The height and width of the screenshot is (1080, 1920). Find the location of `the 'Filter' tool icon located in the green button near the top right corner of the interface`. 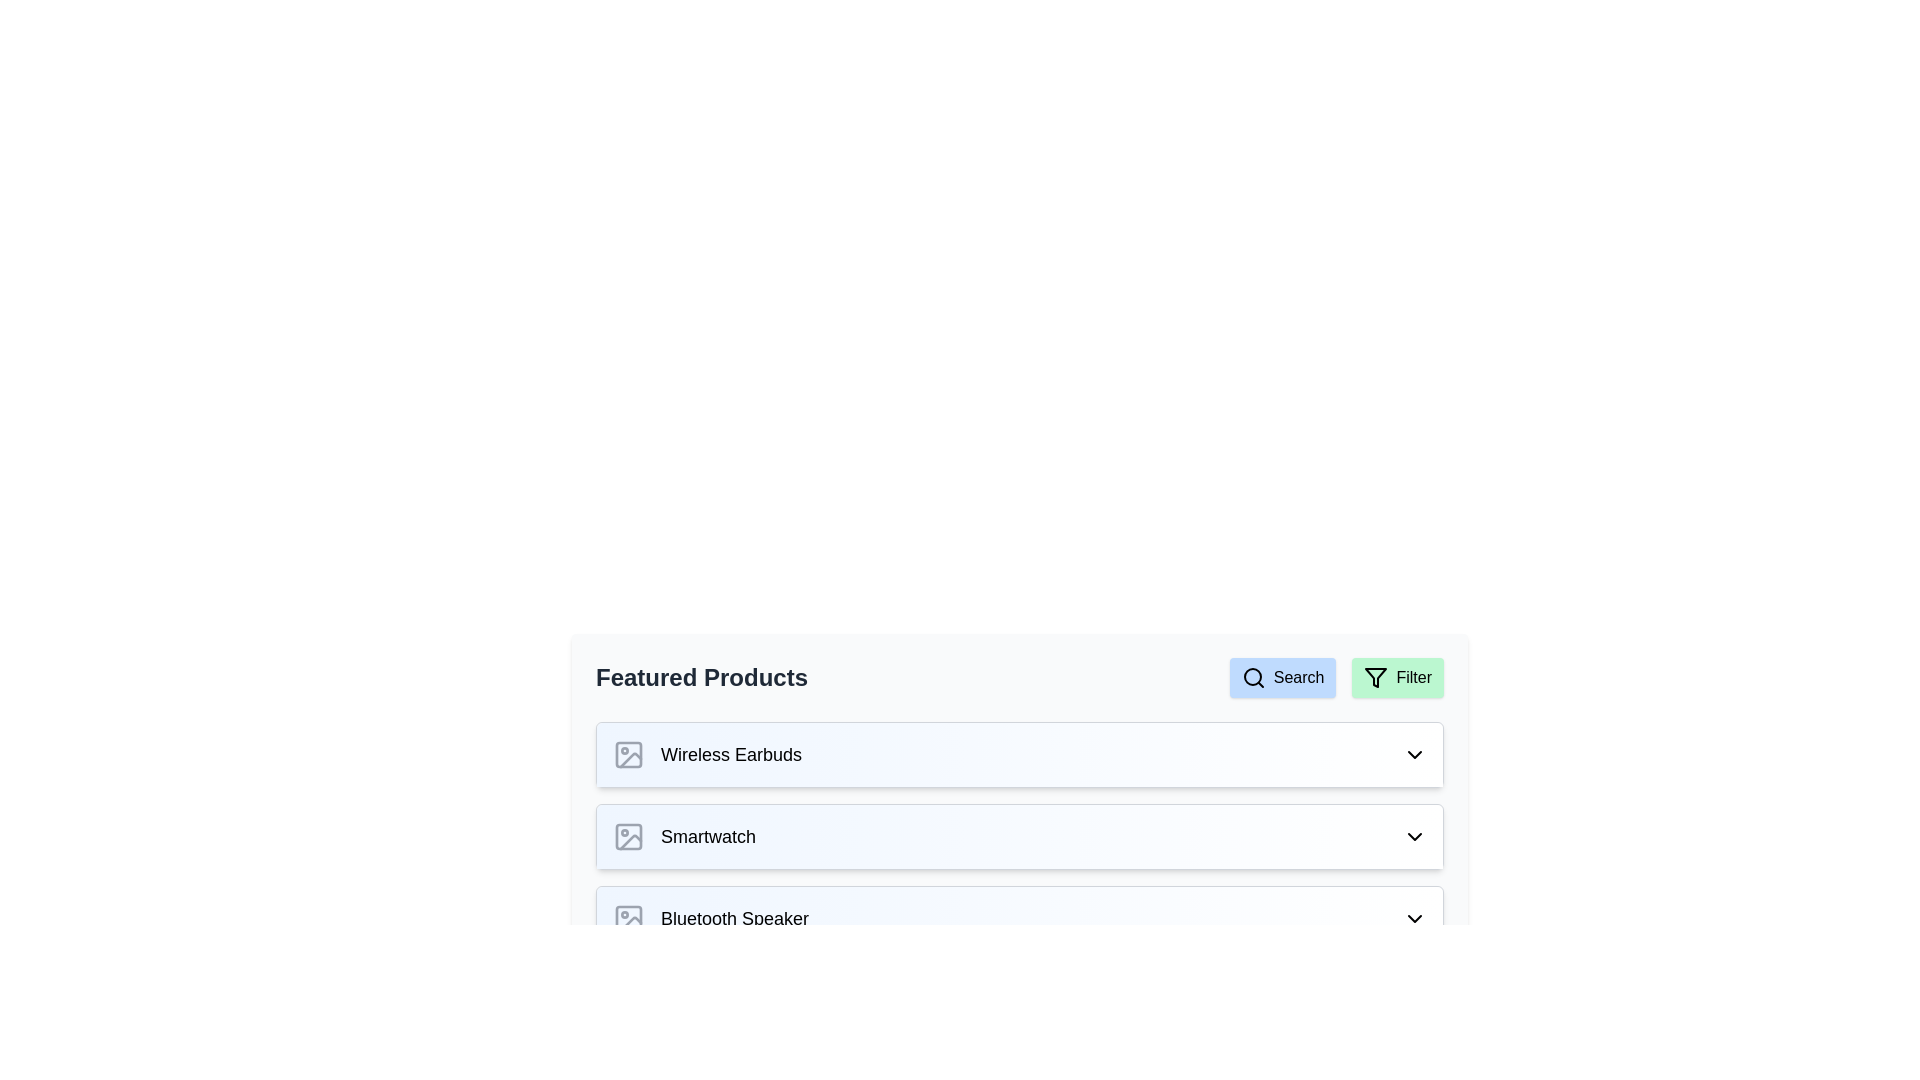

the 'Filter' tool icon located in the green button near the top right corner of the interface is located at coordinates (1375, 677).